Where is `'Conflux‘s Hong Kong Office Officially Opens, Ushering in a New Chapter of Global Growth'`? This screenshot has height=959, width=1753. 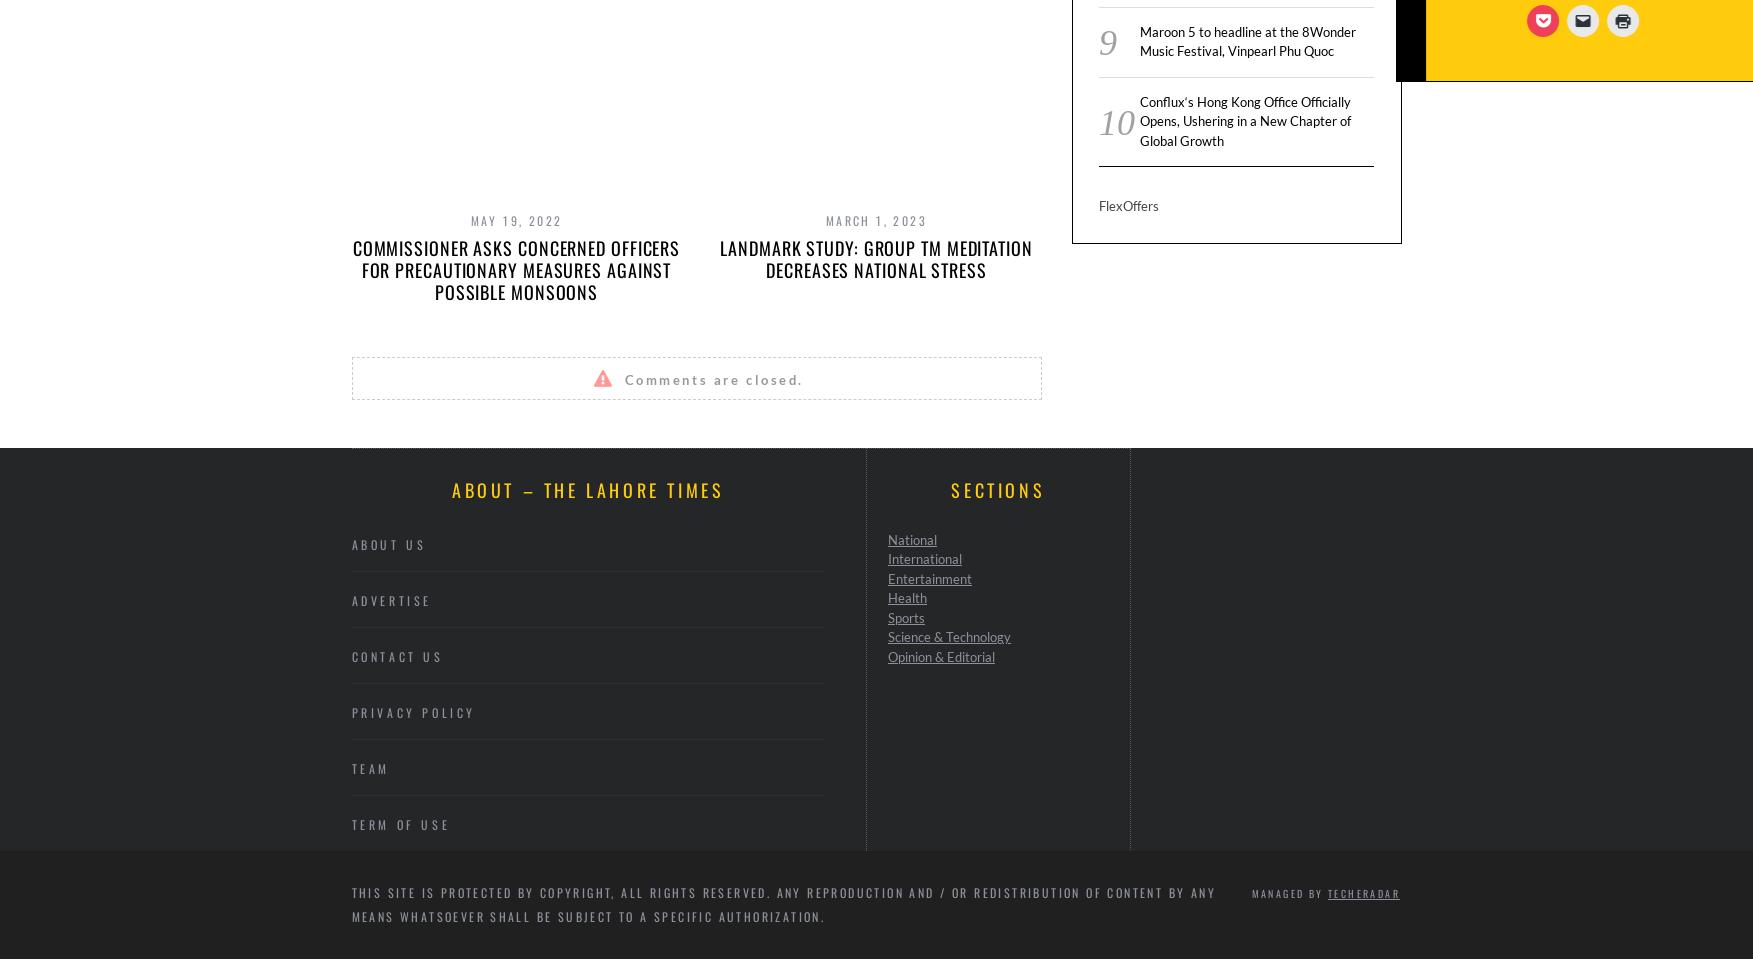
'Conflux‘s Hong Kong Office Officially Opens, Ushering in a New Chapter of Global Growth' is located at coordinates (1244, 120).